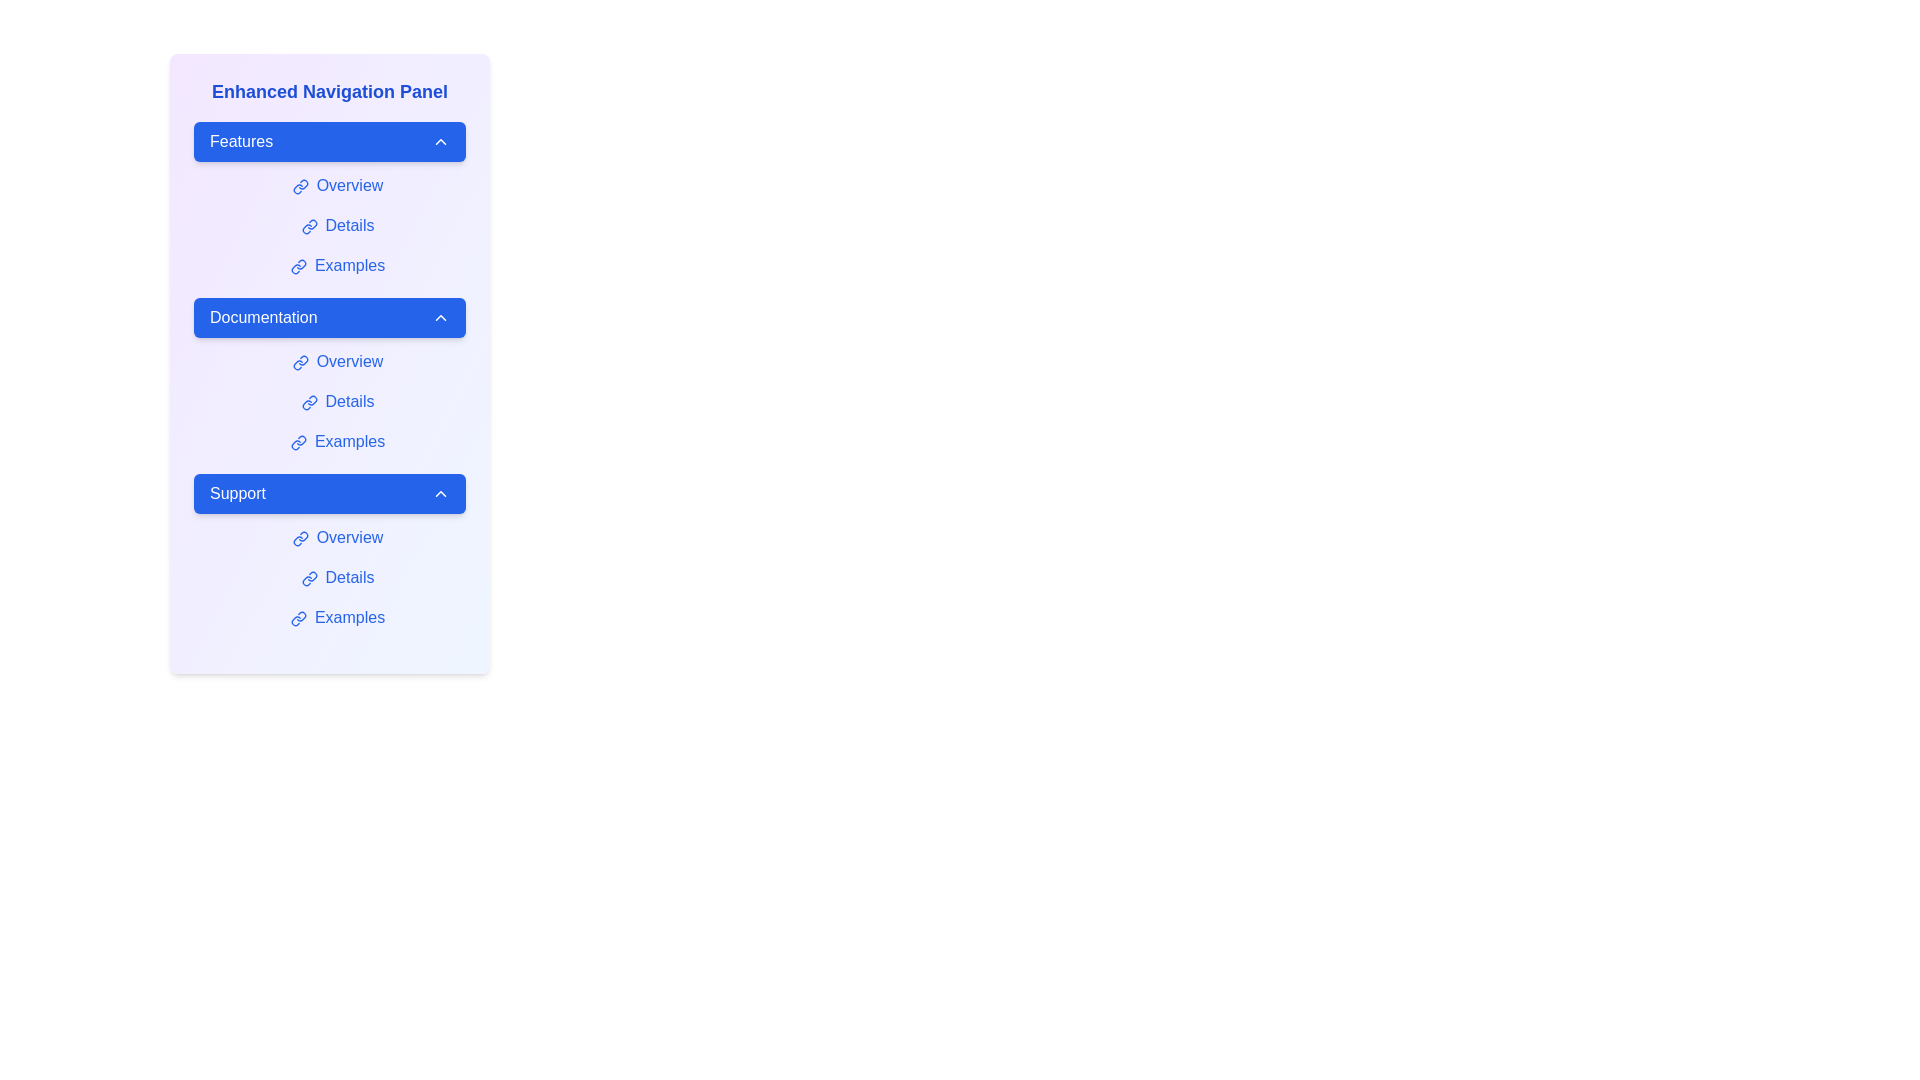 The height and width of the screenshot is (1080, 1920). I want to click on the 'Details' hyperlink in the vertical navigation menu located within the 'Documentation' section of the Enhanced Navigation Panel, so click(337, 401).